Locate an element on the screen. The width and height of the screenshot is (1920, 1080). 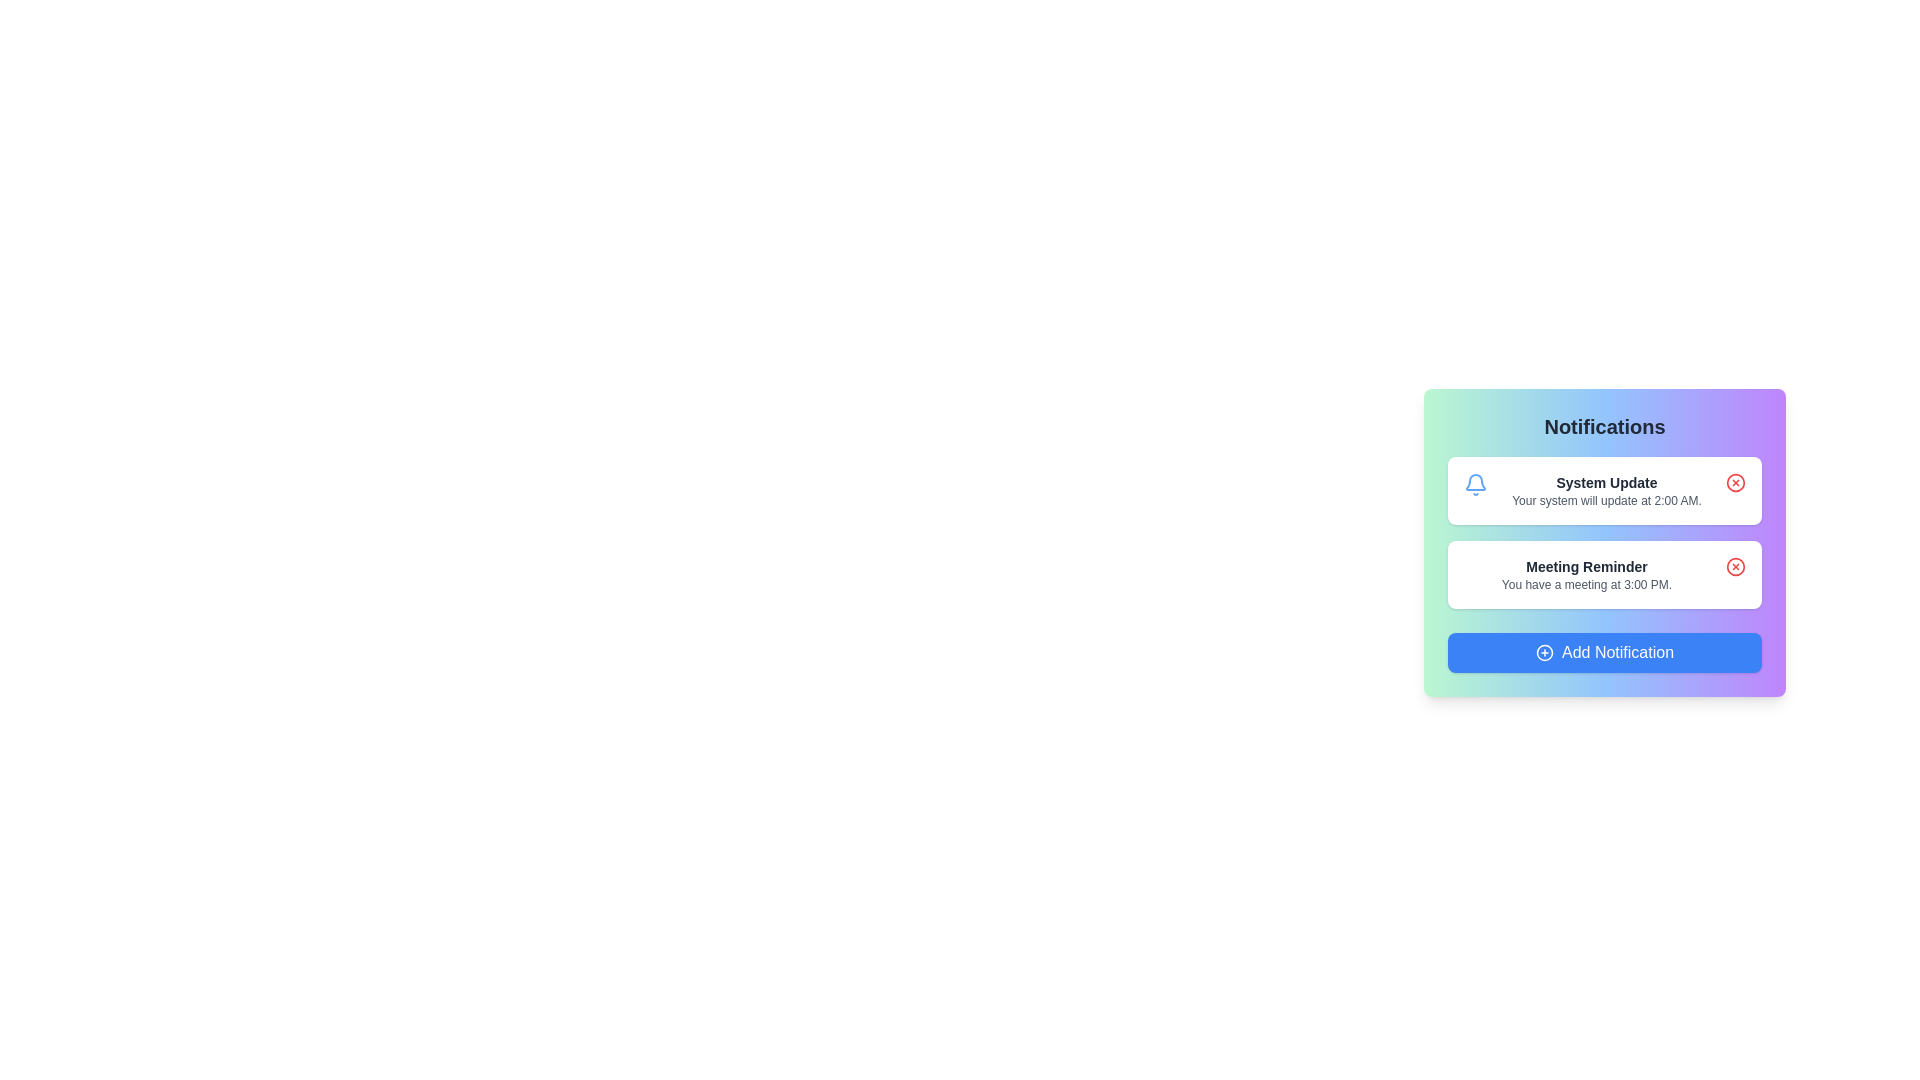
close icon for the notification titled 'Meeting Reminder' is located at coordinates (1735, 567).